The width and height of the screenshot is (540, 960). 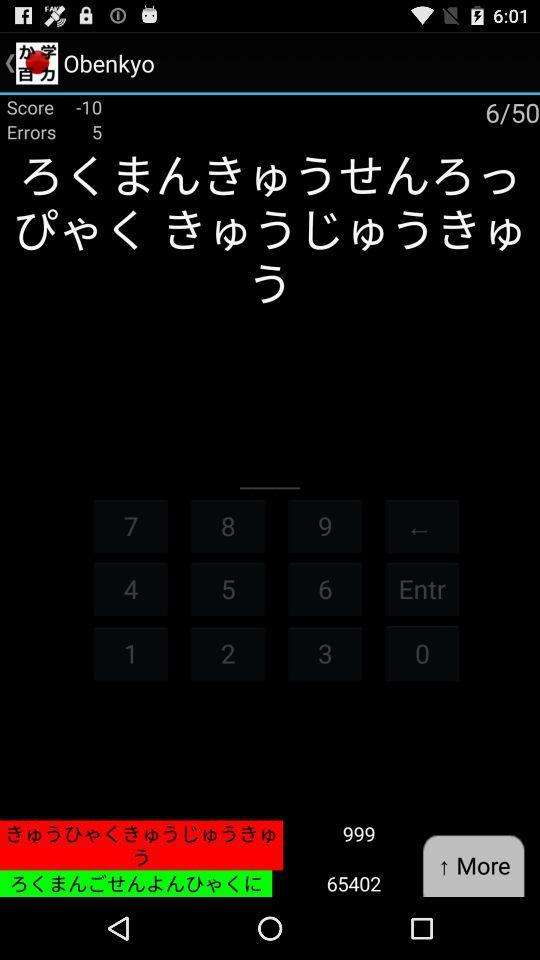 What do you see at coordinates (325, 524) in the screenshot?
I see `button next to 8 item` at bounding box center [325, 524].